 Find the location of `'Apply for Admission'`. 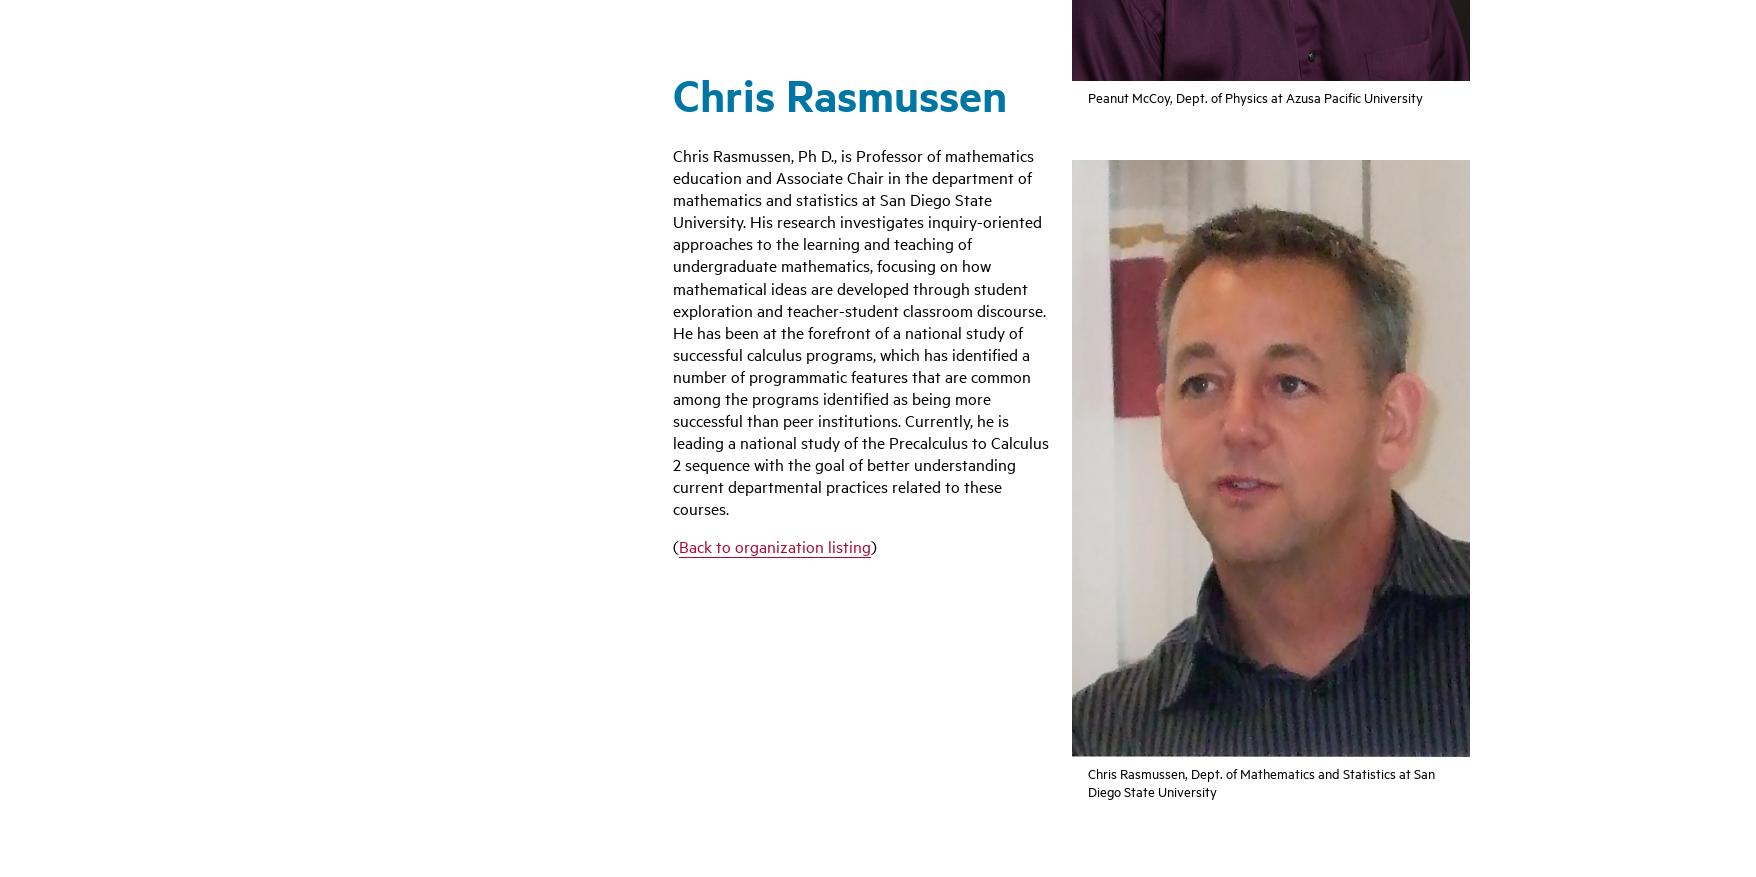

'Apply for Admission' is located at coordinates (659, 579).